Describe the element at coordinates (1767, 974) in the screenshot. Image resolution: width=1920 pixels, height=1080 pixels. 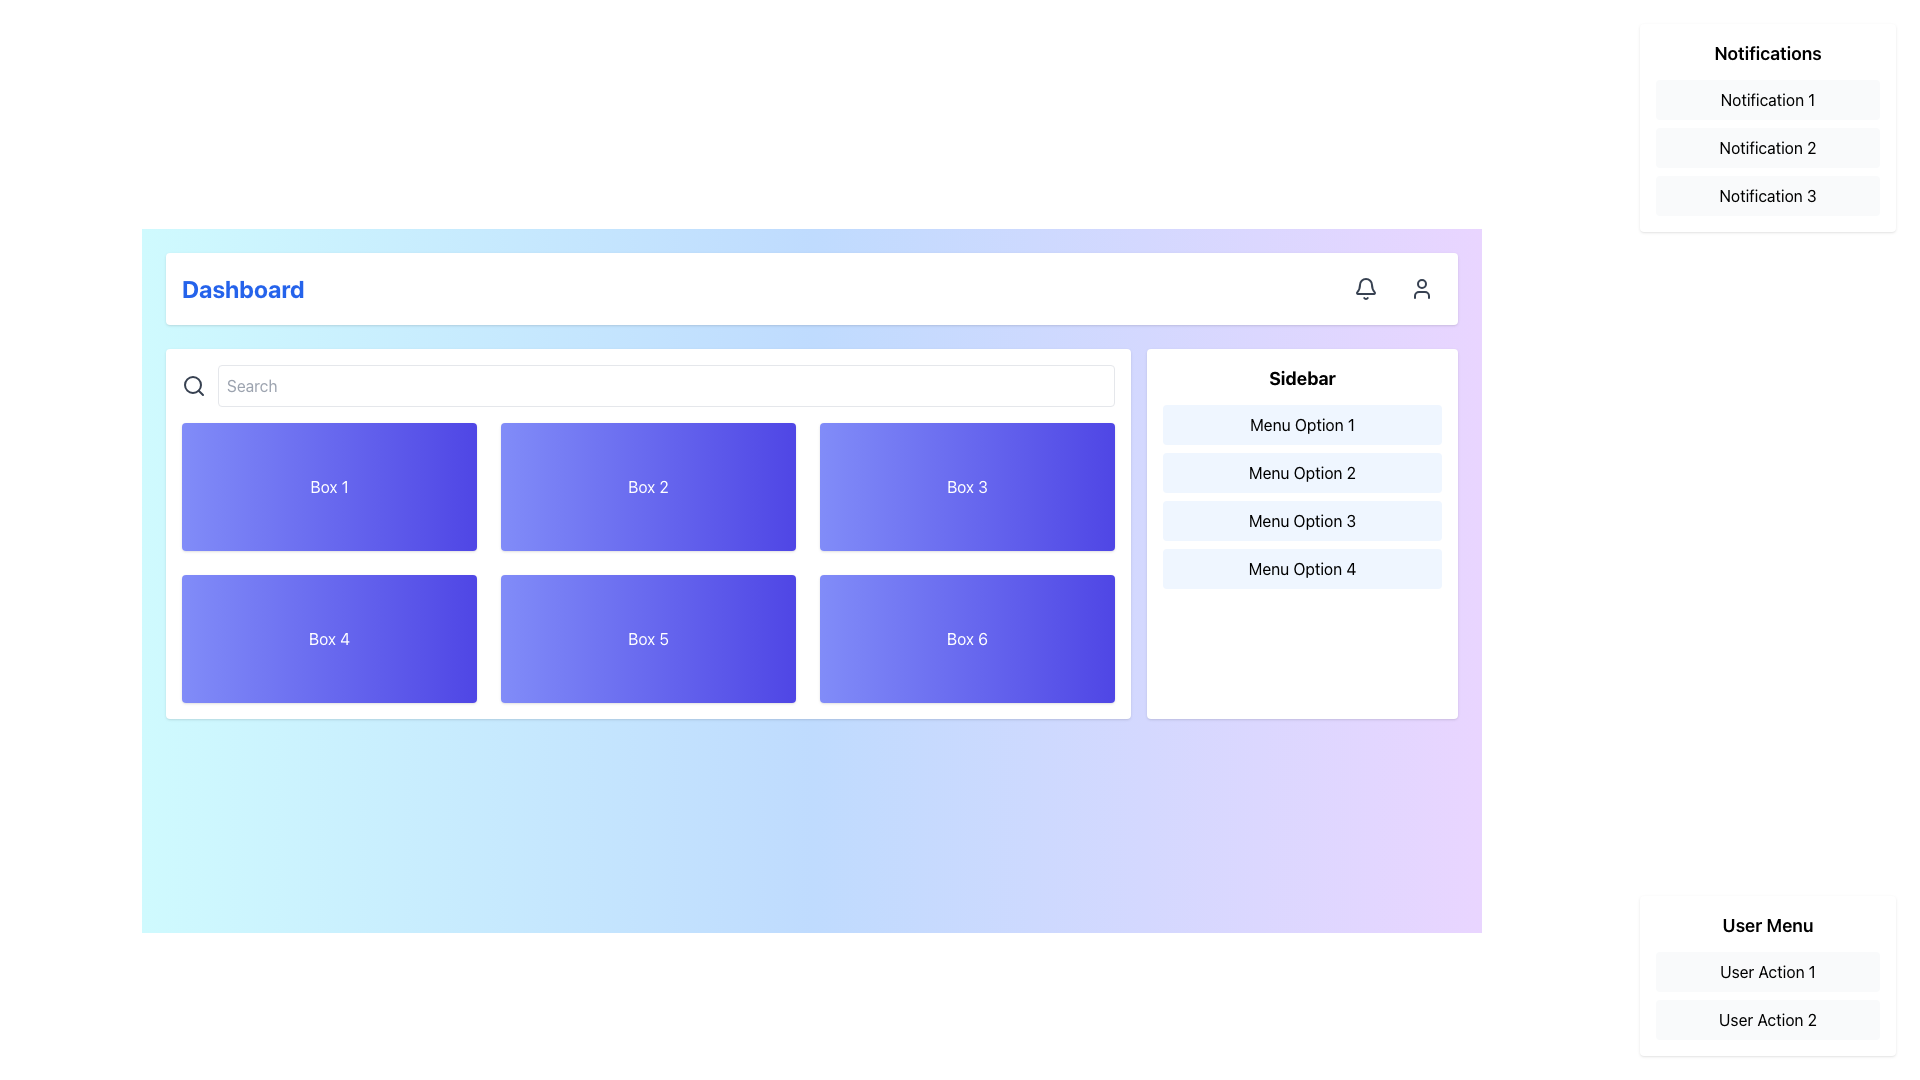
I see `the 'User Action 1' and 'User Action 2' buttons in the User Menu located in the bottom-right corner of the interface` at that location.